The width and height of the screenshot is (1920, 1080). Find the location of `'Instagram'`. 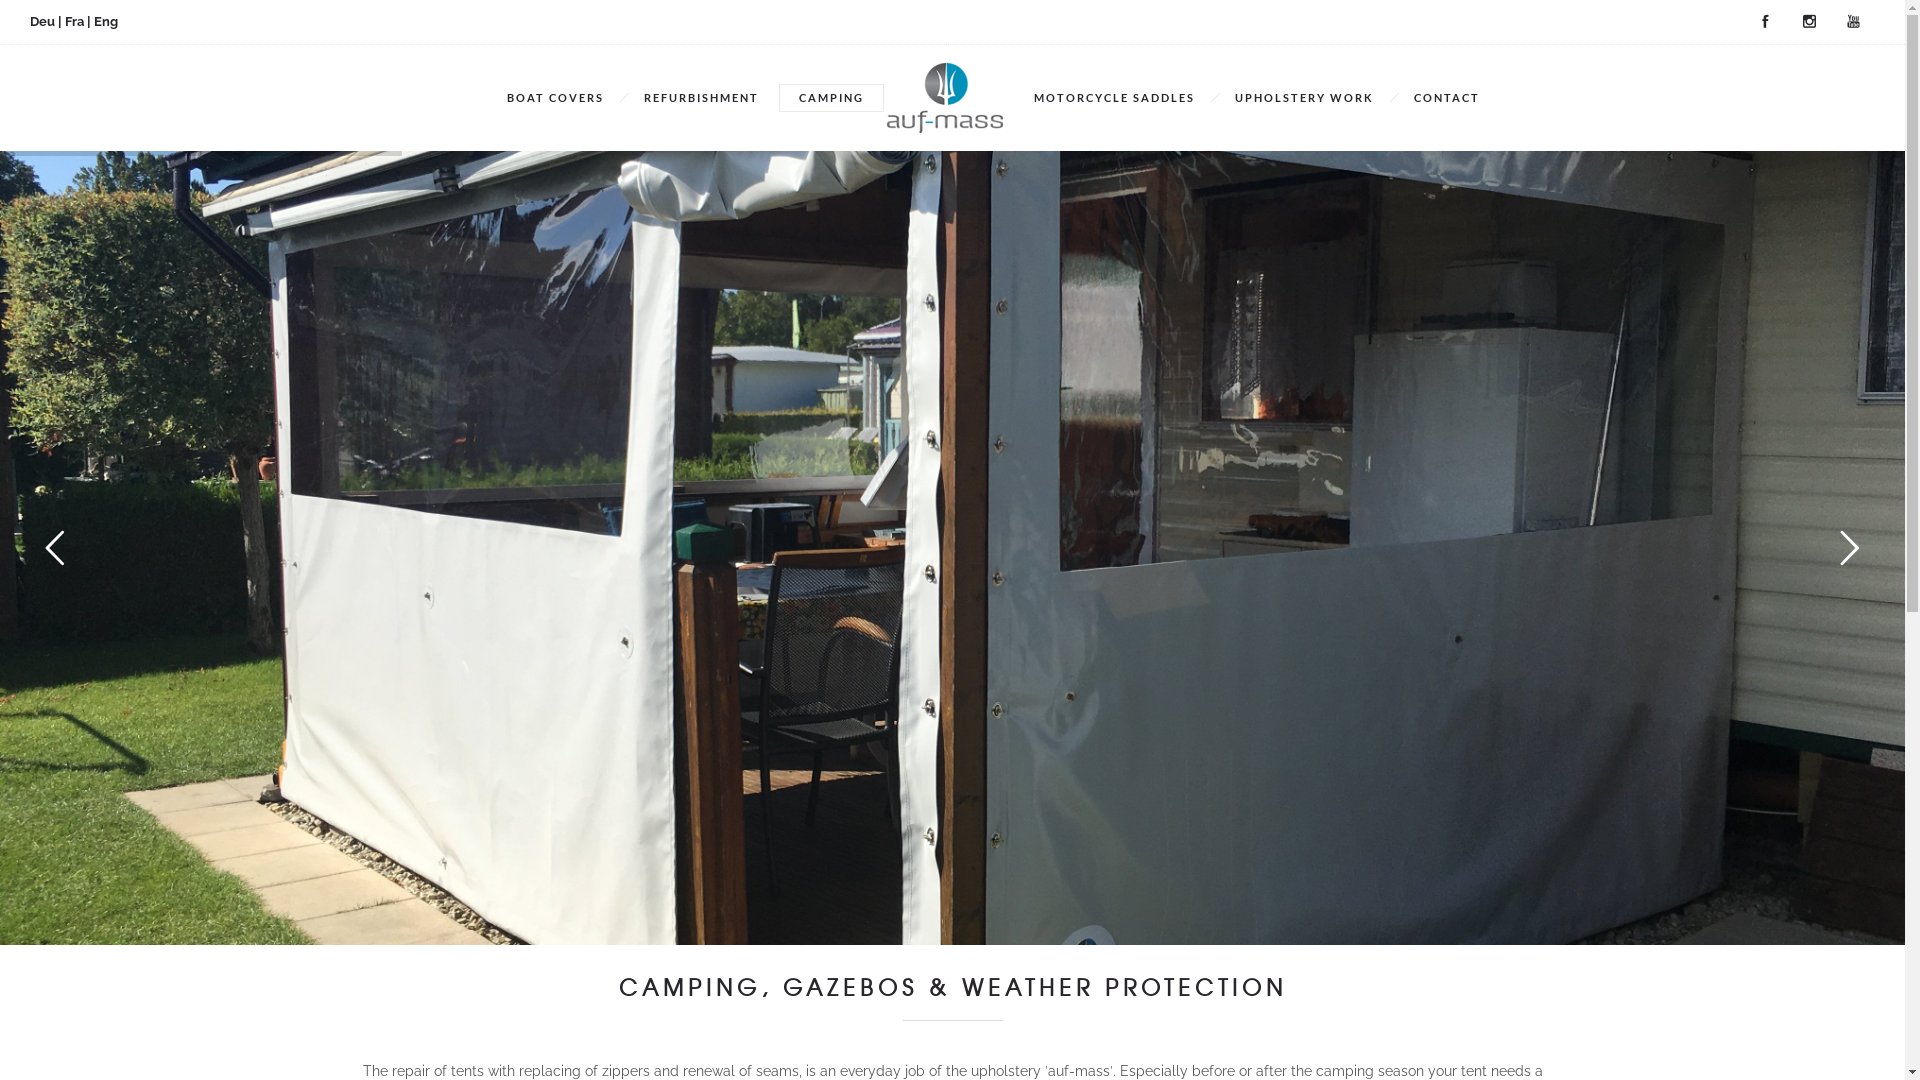

'Instagram' is located at coordinates (1809, 22).